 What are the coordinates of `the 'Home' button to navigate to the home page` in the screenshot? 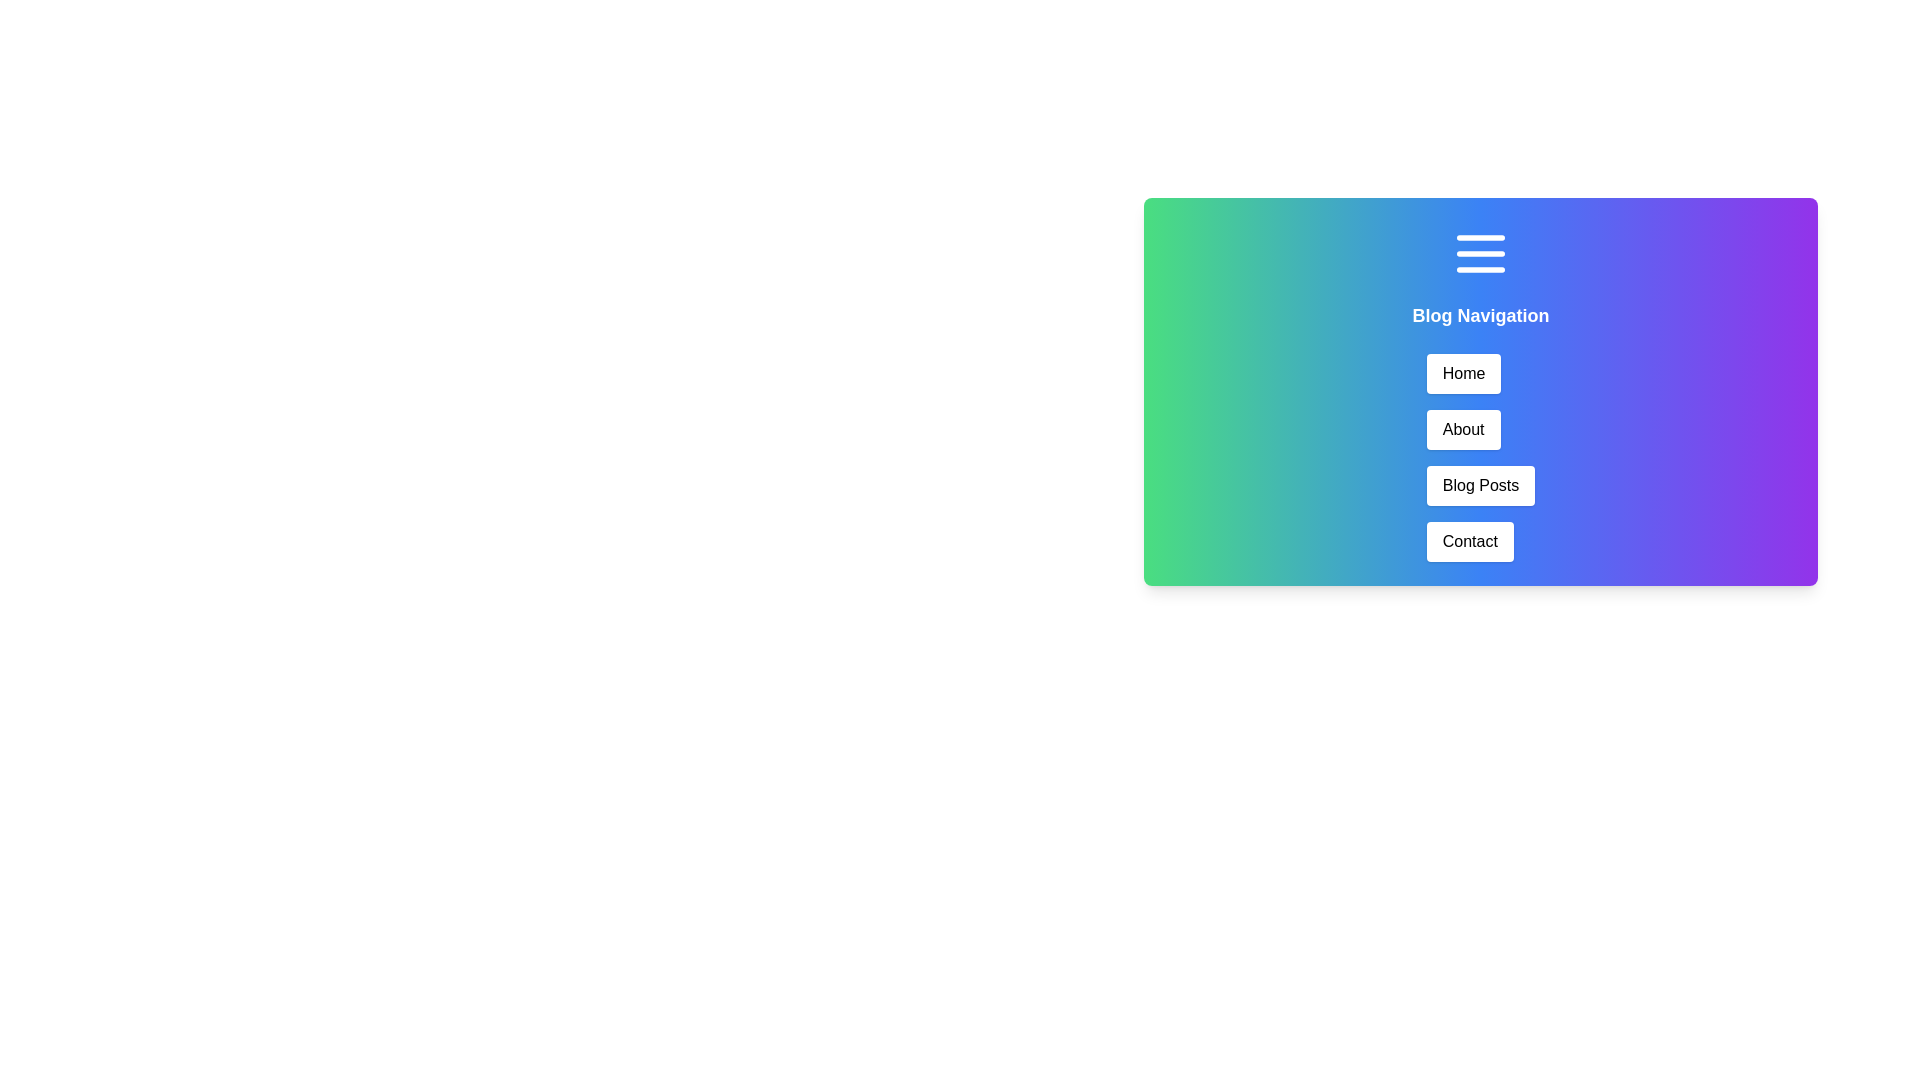 It's located at (1464, 374).